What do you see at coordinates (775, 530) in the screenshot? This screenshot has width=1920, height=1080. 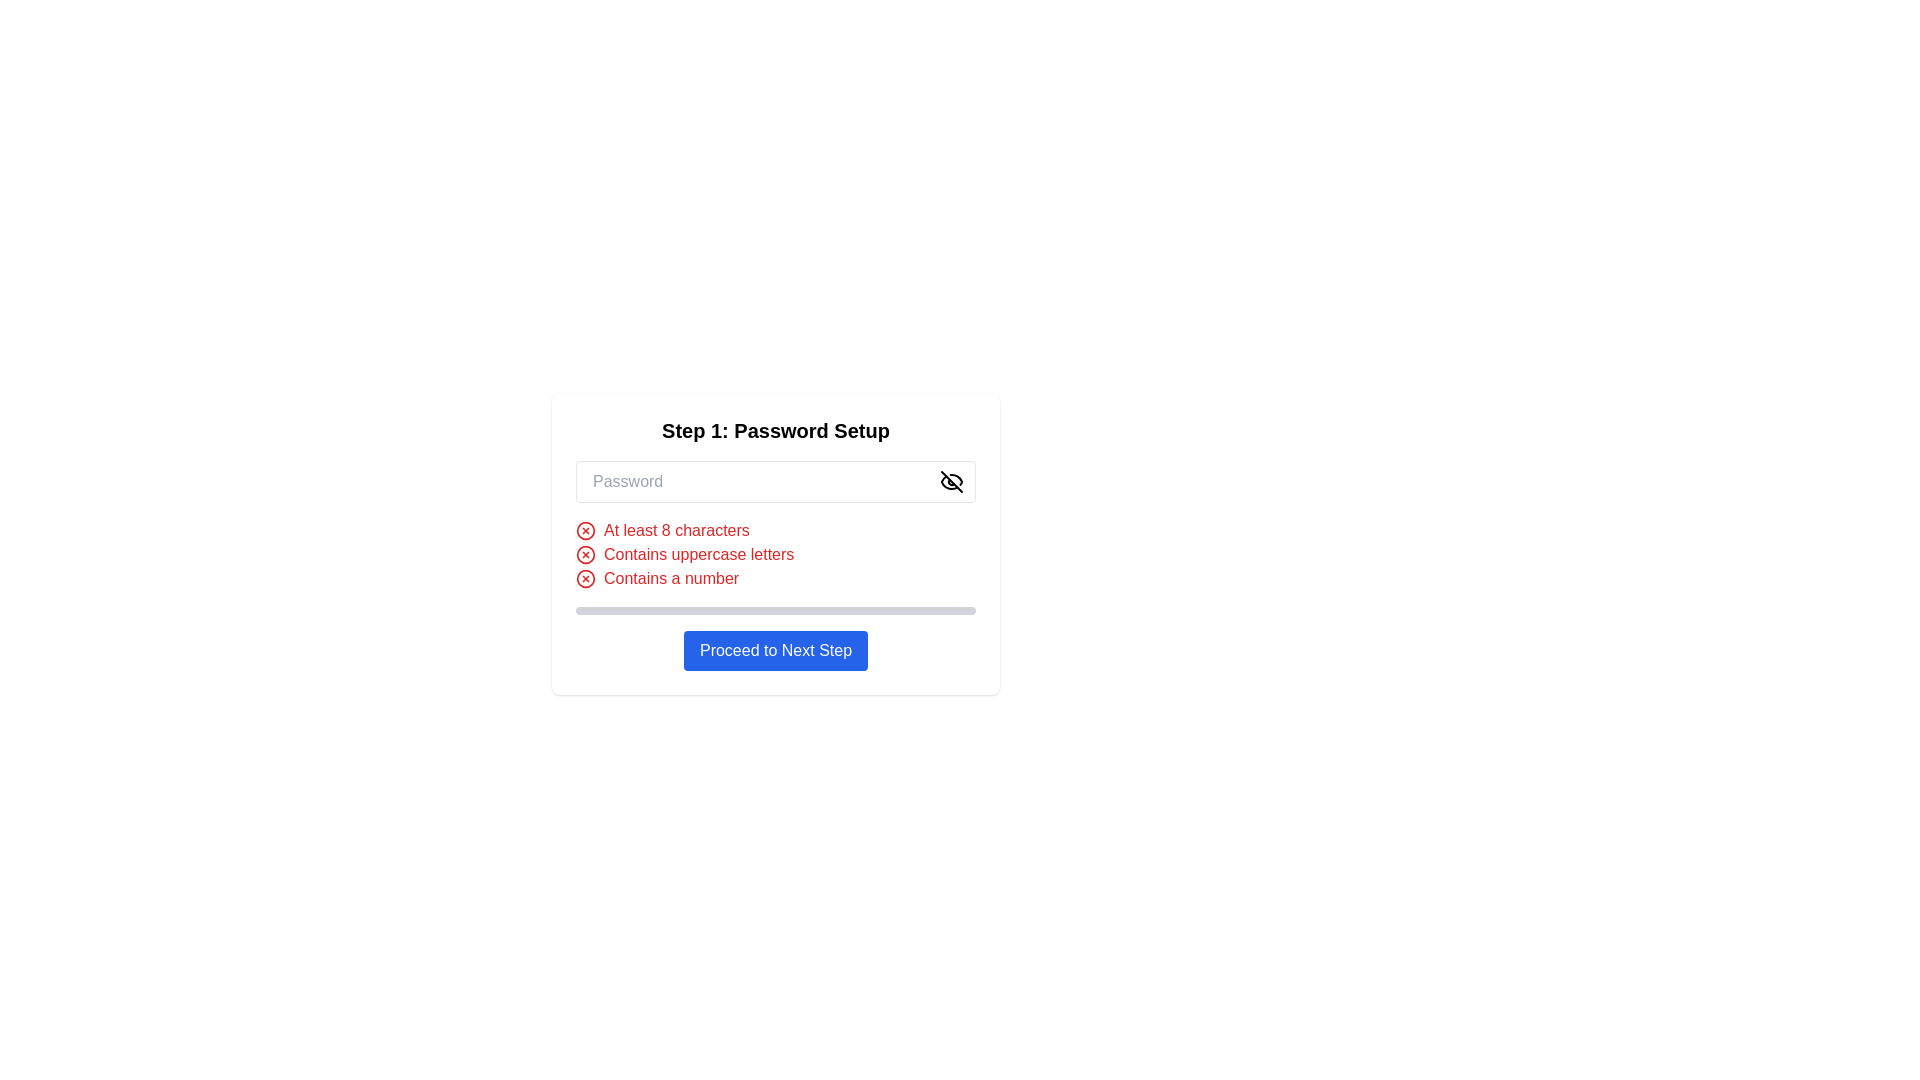 I see `the text item indicating that the password must be at least 8 characters long, which is currently displayed in red and accompanied by a cross icon, to obtain additional information` at bounding box center [775, 530].